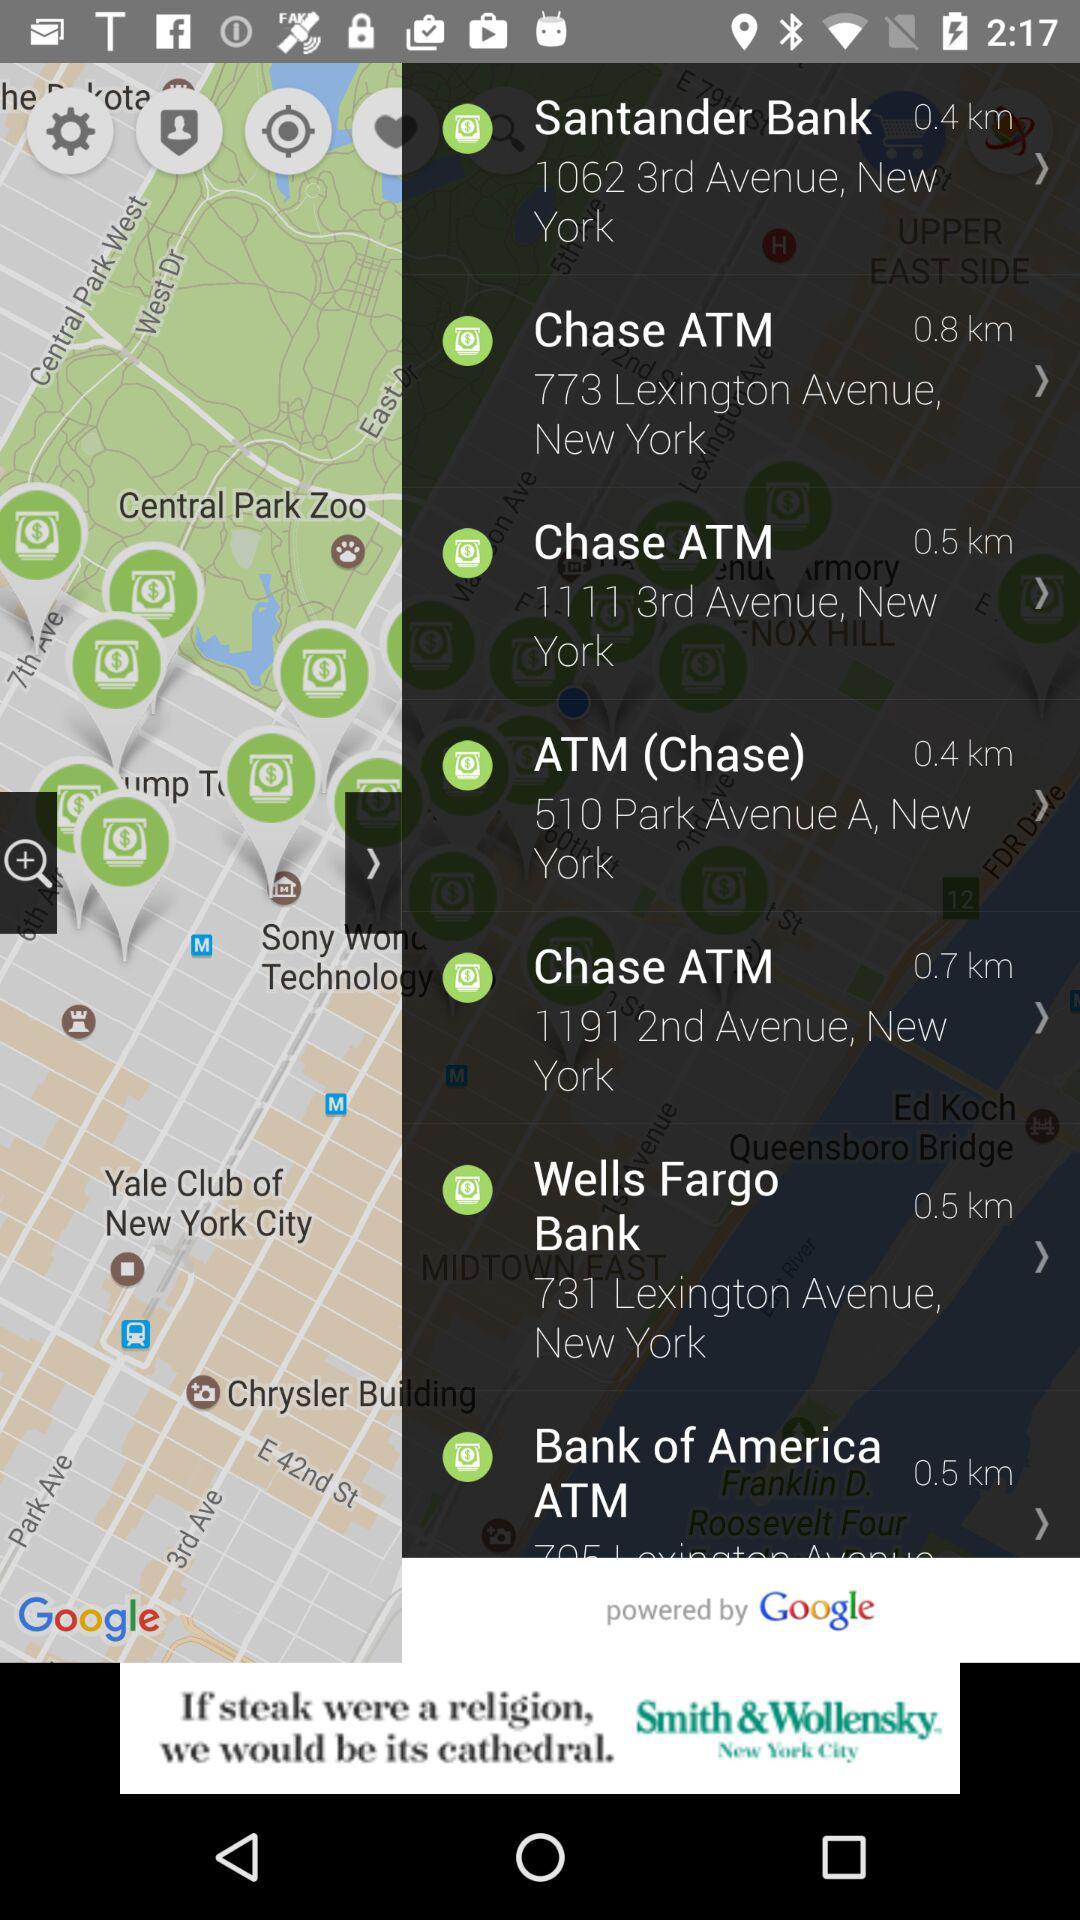 The width and height of the screenshot is (1080, 1920). Describe the element at coordinates (397, 132) in the screenshot. I see `the favorite icon` at that location.